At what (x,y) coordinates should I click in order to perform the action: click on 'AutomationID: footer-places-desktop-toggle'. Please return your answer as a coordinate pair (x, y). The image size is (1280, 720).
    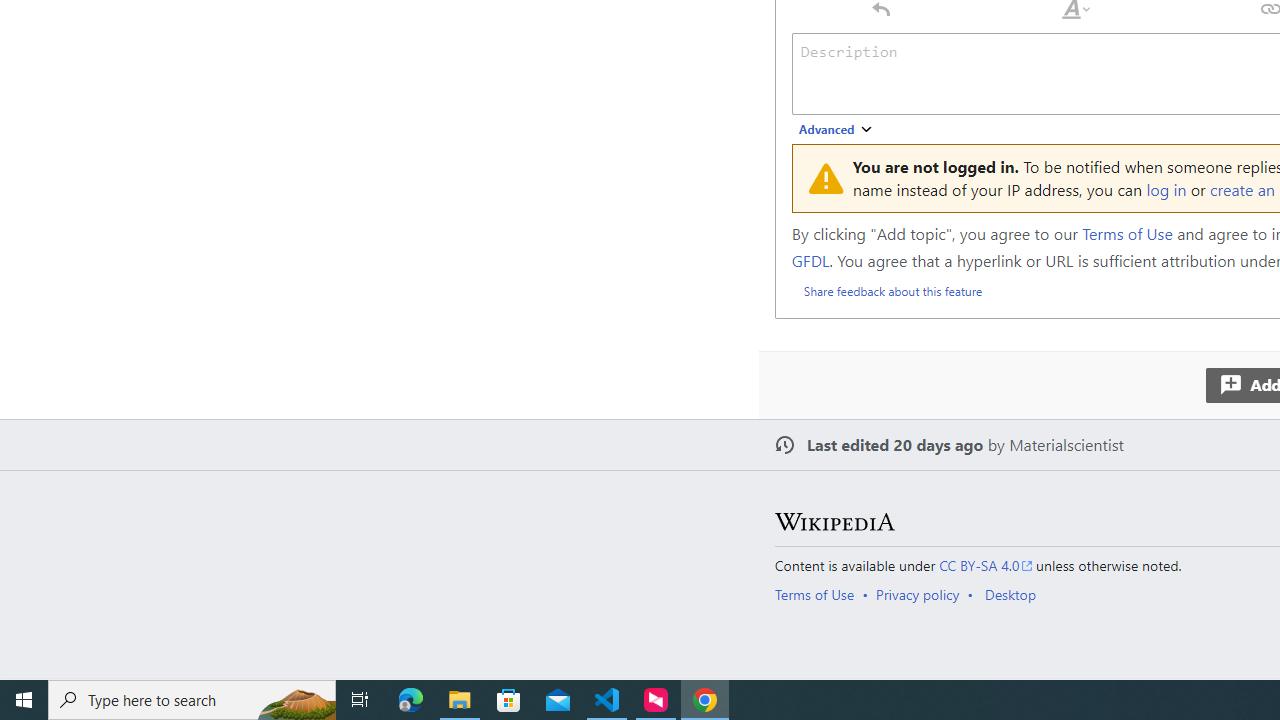
    Looking at the image, I should click on (1014, 593).